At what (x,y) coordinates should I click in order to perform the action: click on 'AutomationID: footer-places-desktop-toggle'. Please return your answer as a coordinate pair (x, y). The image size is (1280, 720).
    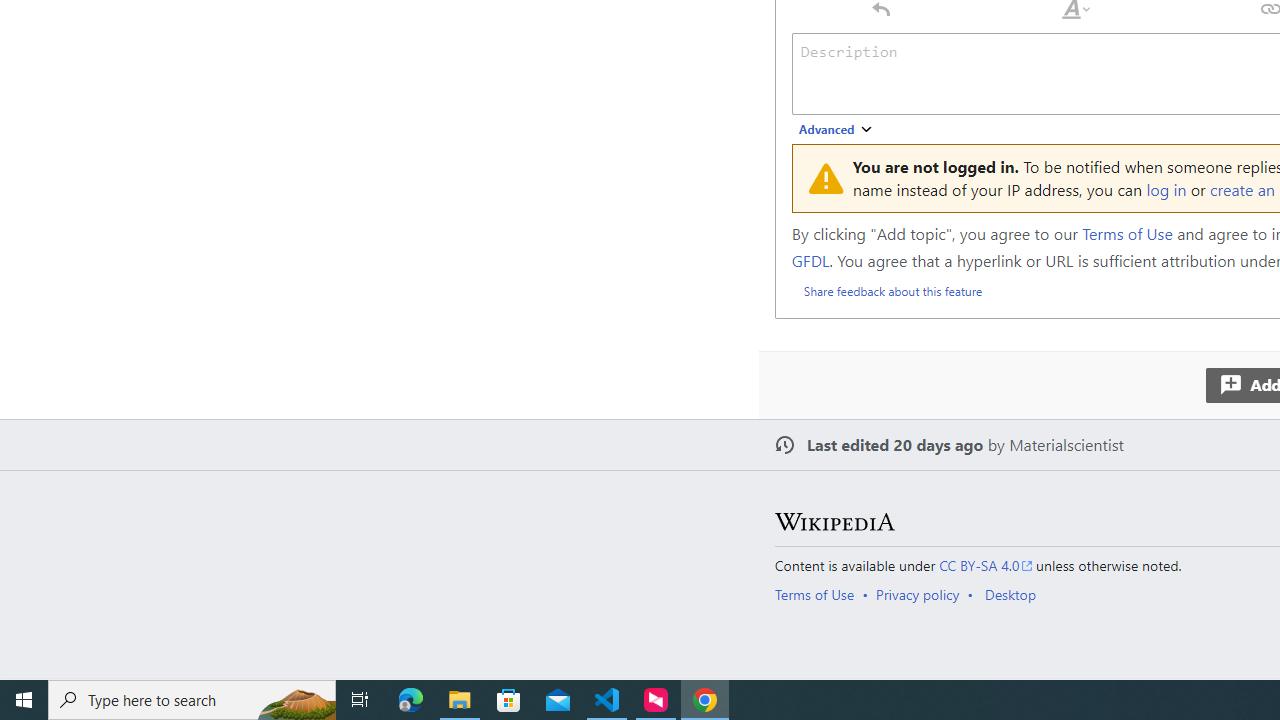
    Looking at the image, I should click on (1014, 593).